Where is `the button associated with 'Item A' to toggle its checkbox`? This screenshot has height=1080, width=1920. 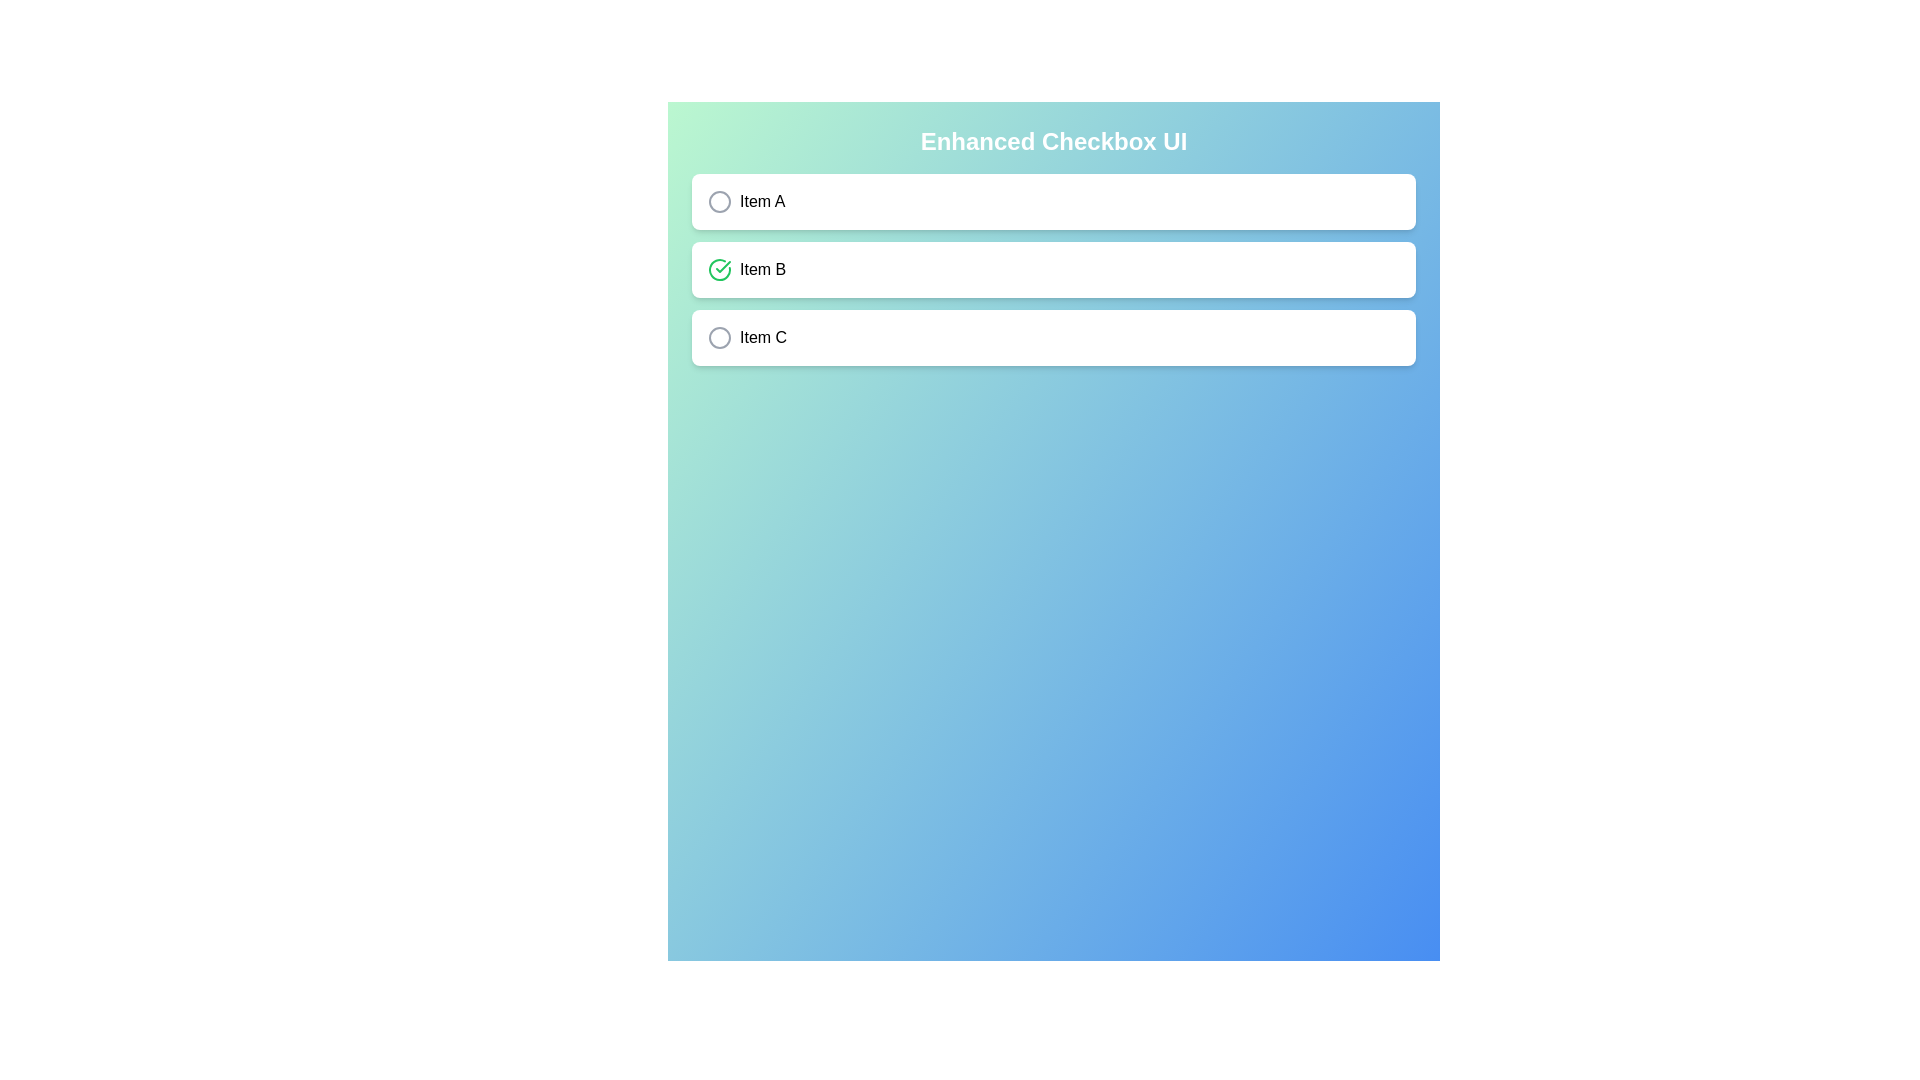 the button associated with 'Item A' to toggle its checkbox is located at coordinates (720, 201).